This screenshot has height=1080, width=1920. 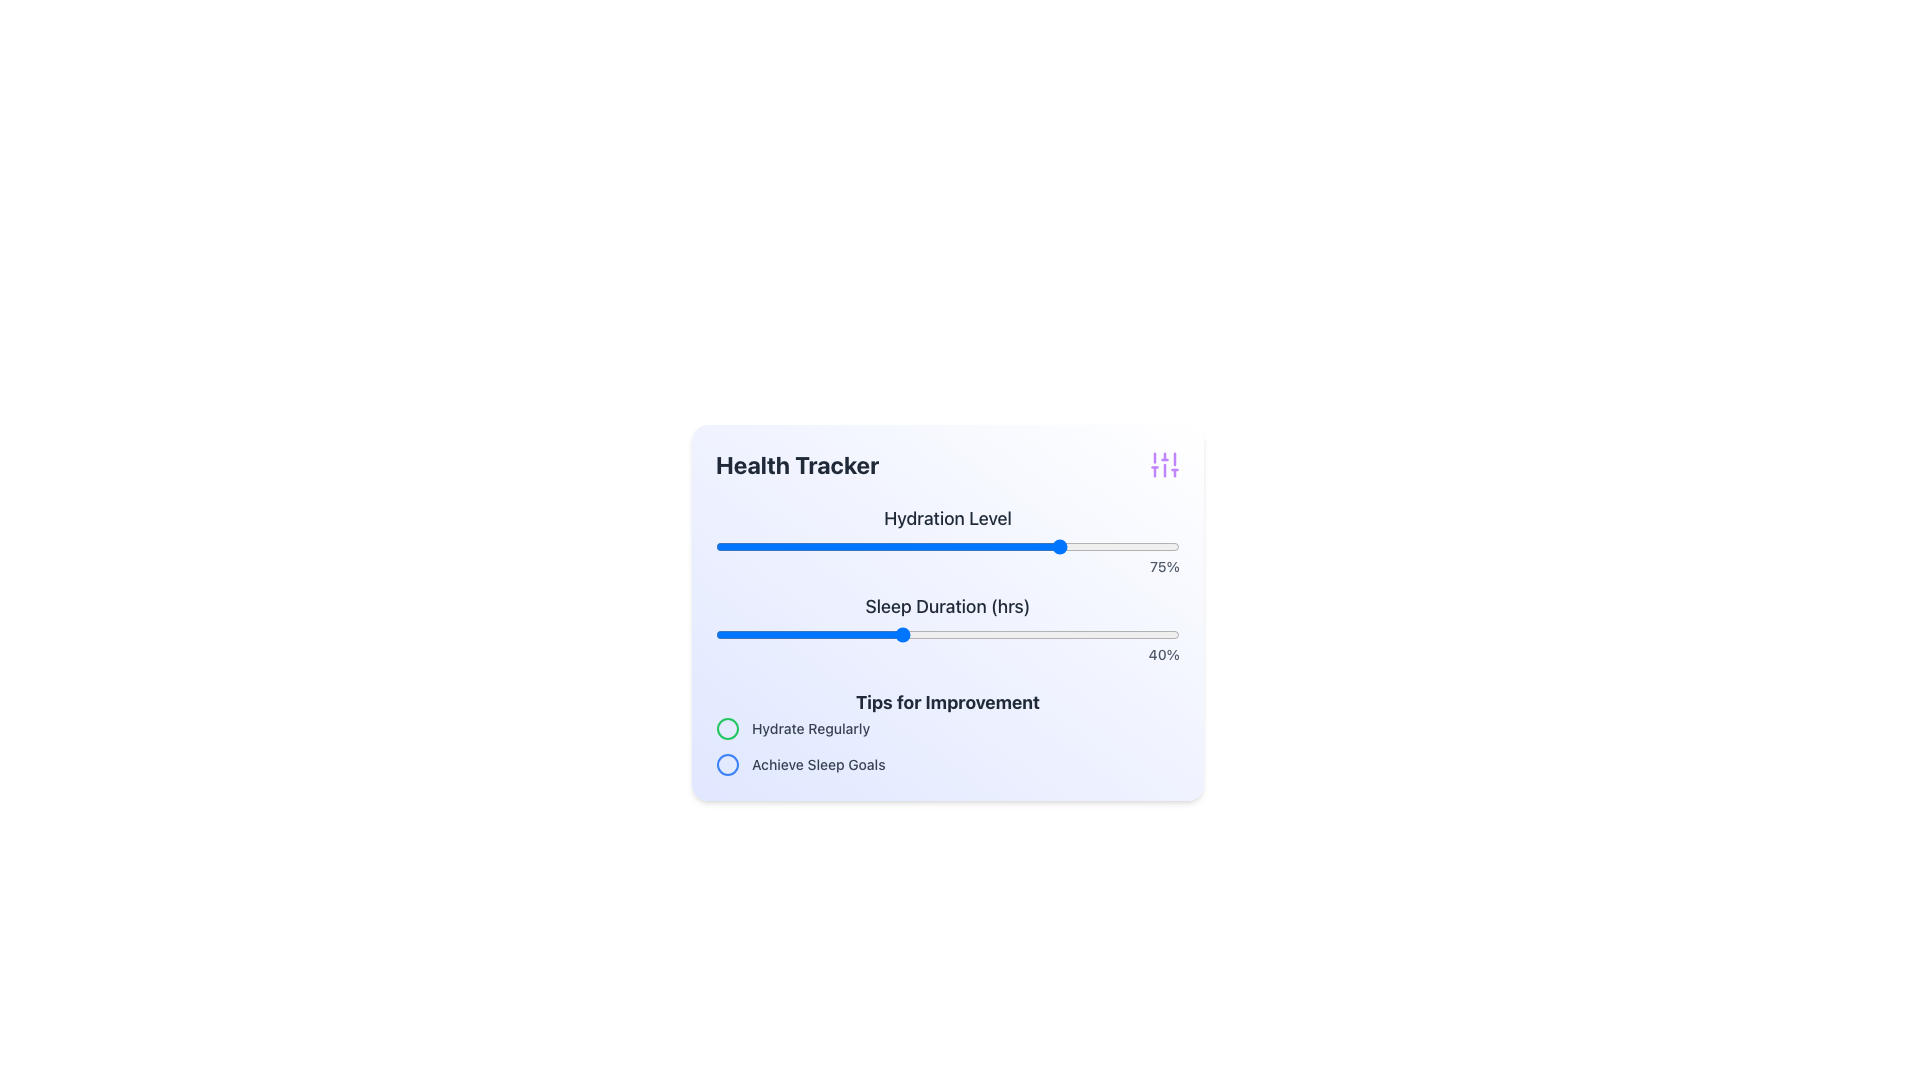 I want to click on the list element containing 'Hydrate Regularly' and 'Achieve Sleep Goals', so click(x=947, y=747).